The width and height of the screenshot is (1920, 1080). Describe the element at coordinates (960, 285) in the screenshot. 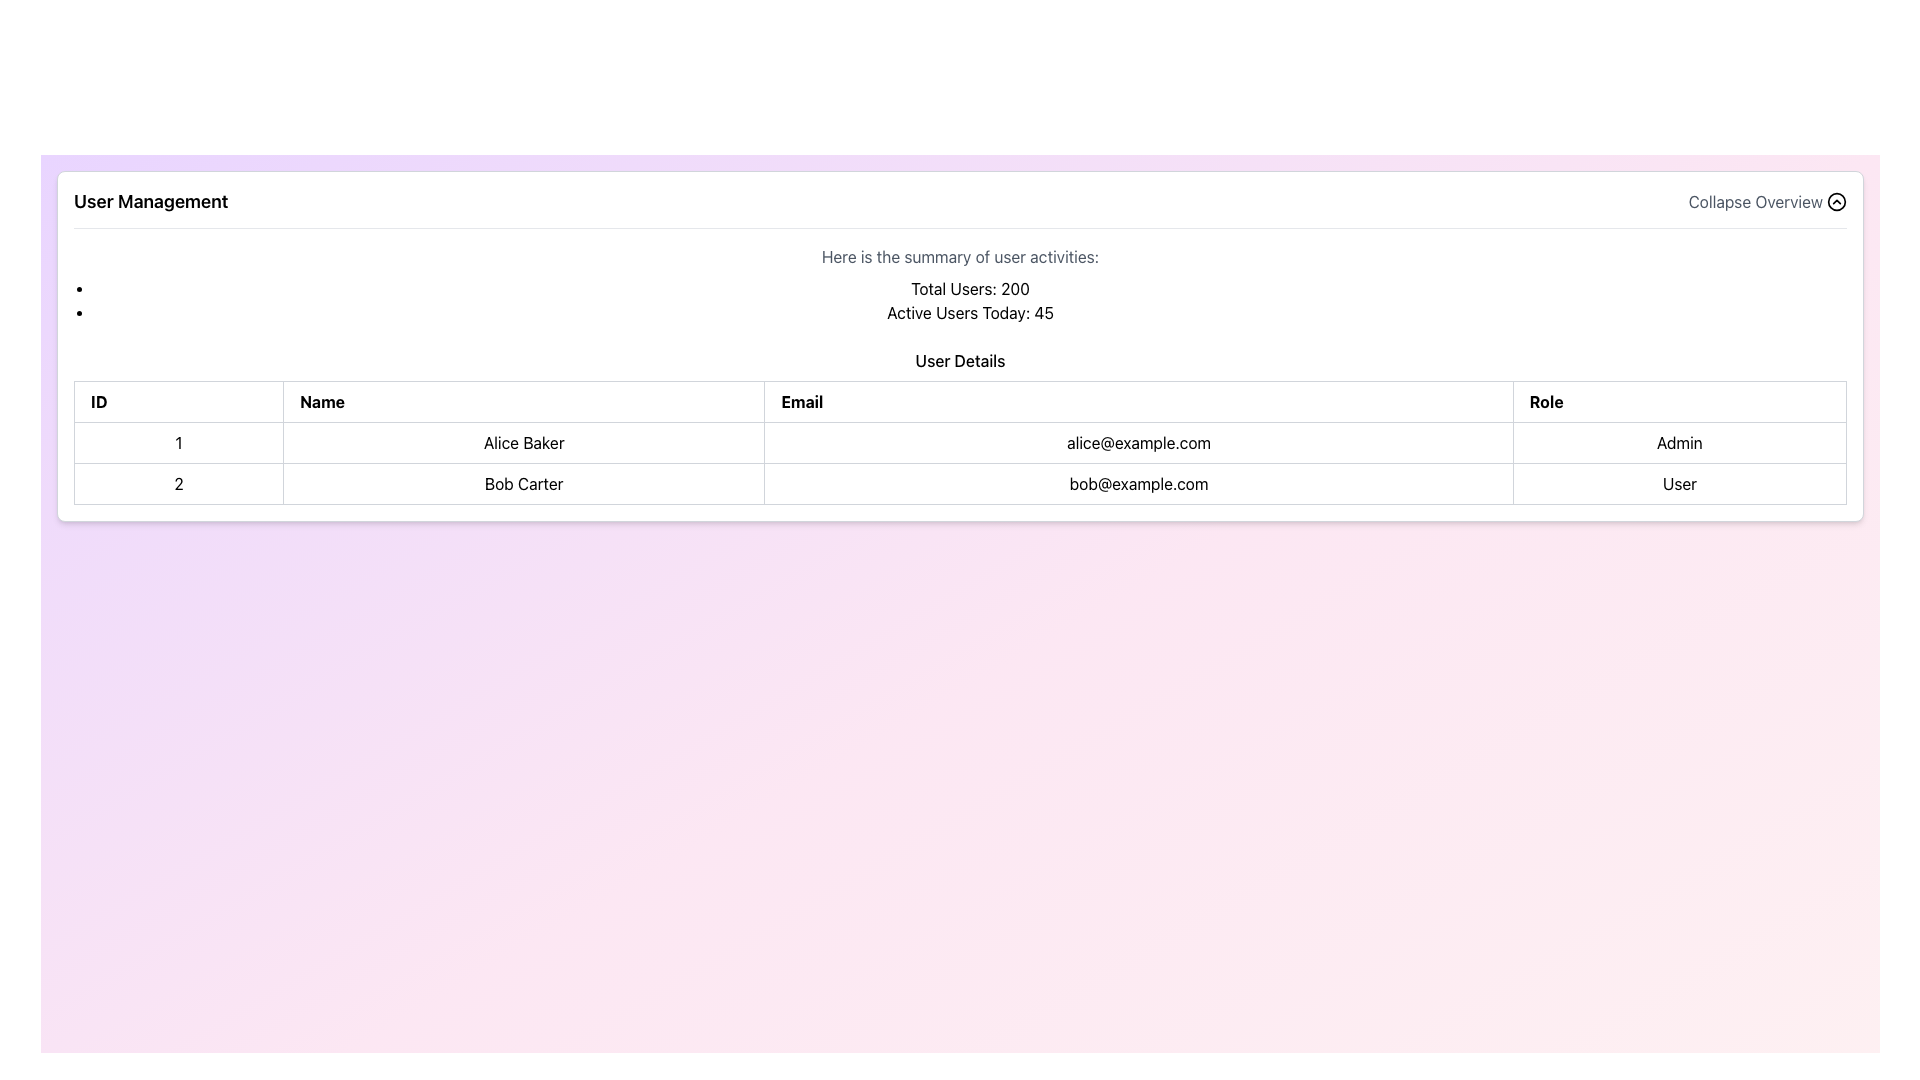

I see `textual summary of user activities displayed in the centrally aligned text block beneath the 'User Management' header` at that location.